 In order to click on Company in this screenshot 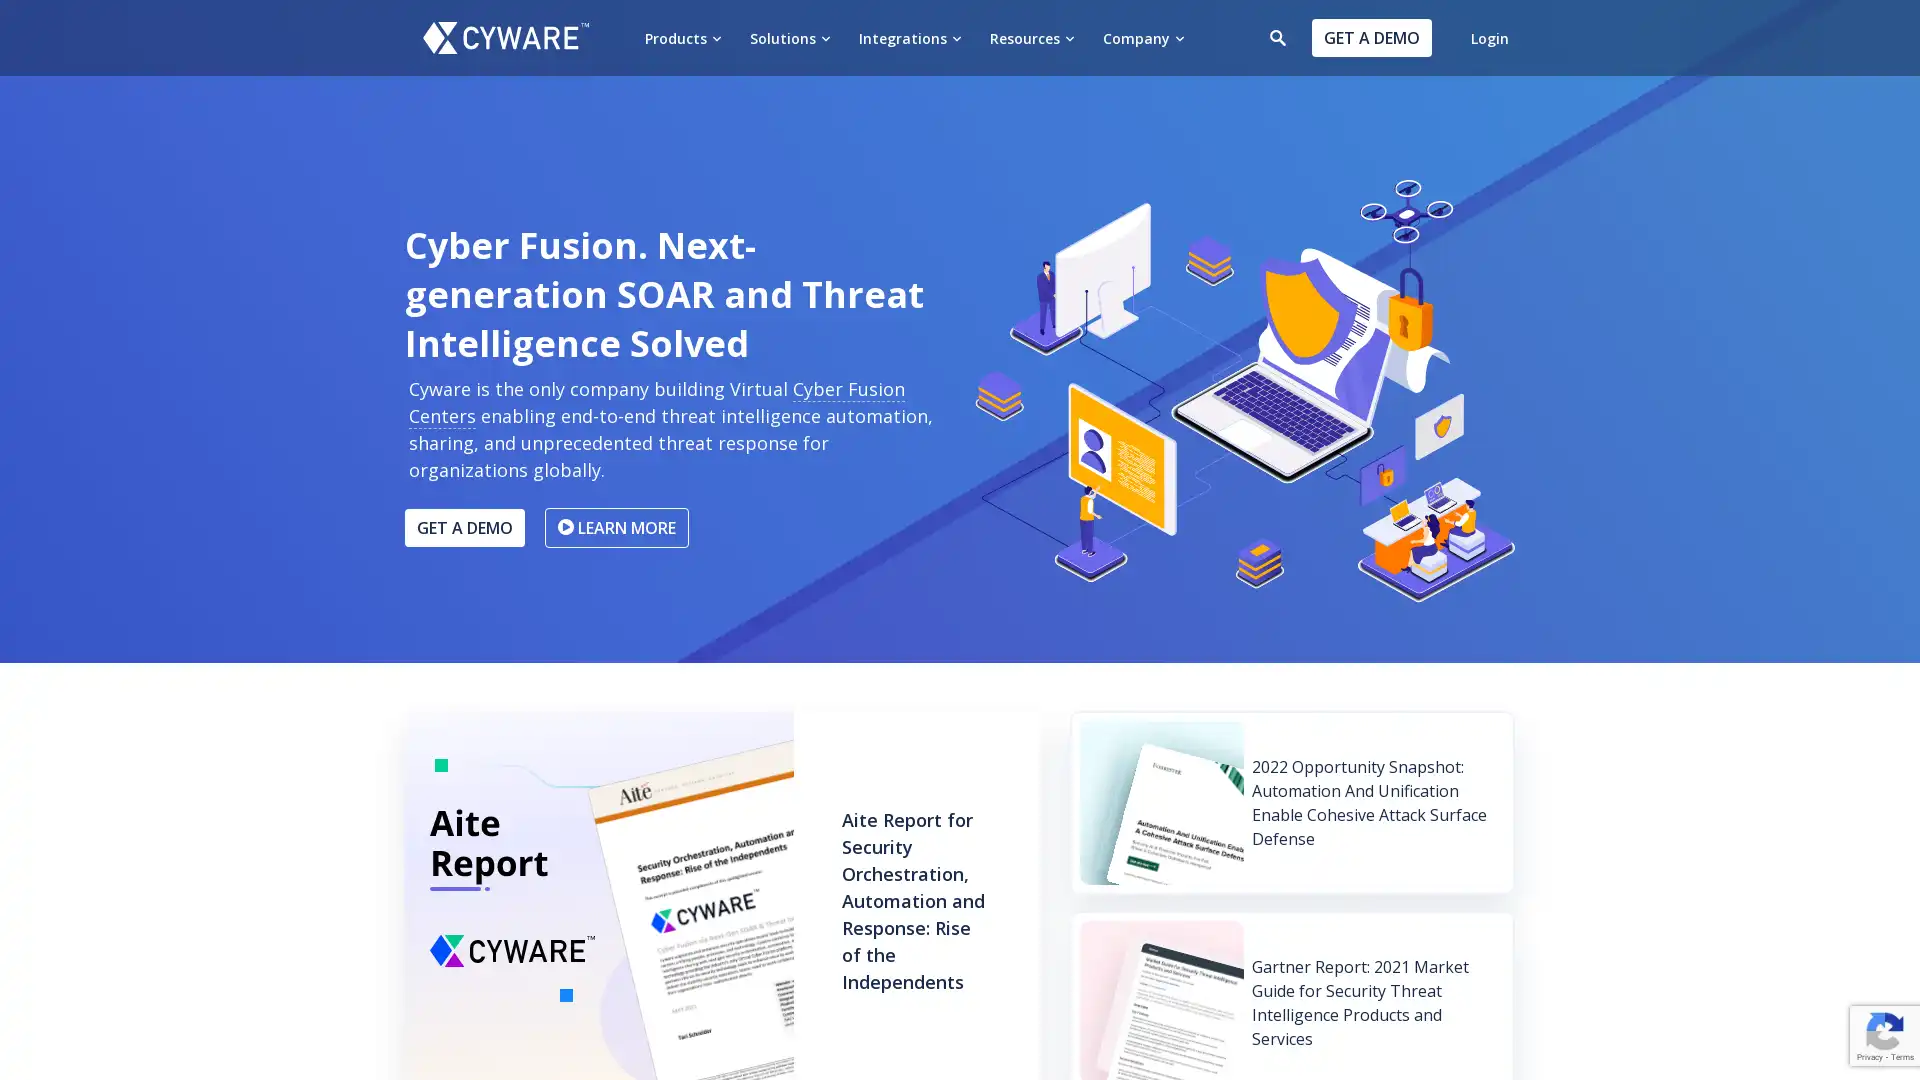, I will do `click(1143, 37)`.